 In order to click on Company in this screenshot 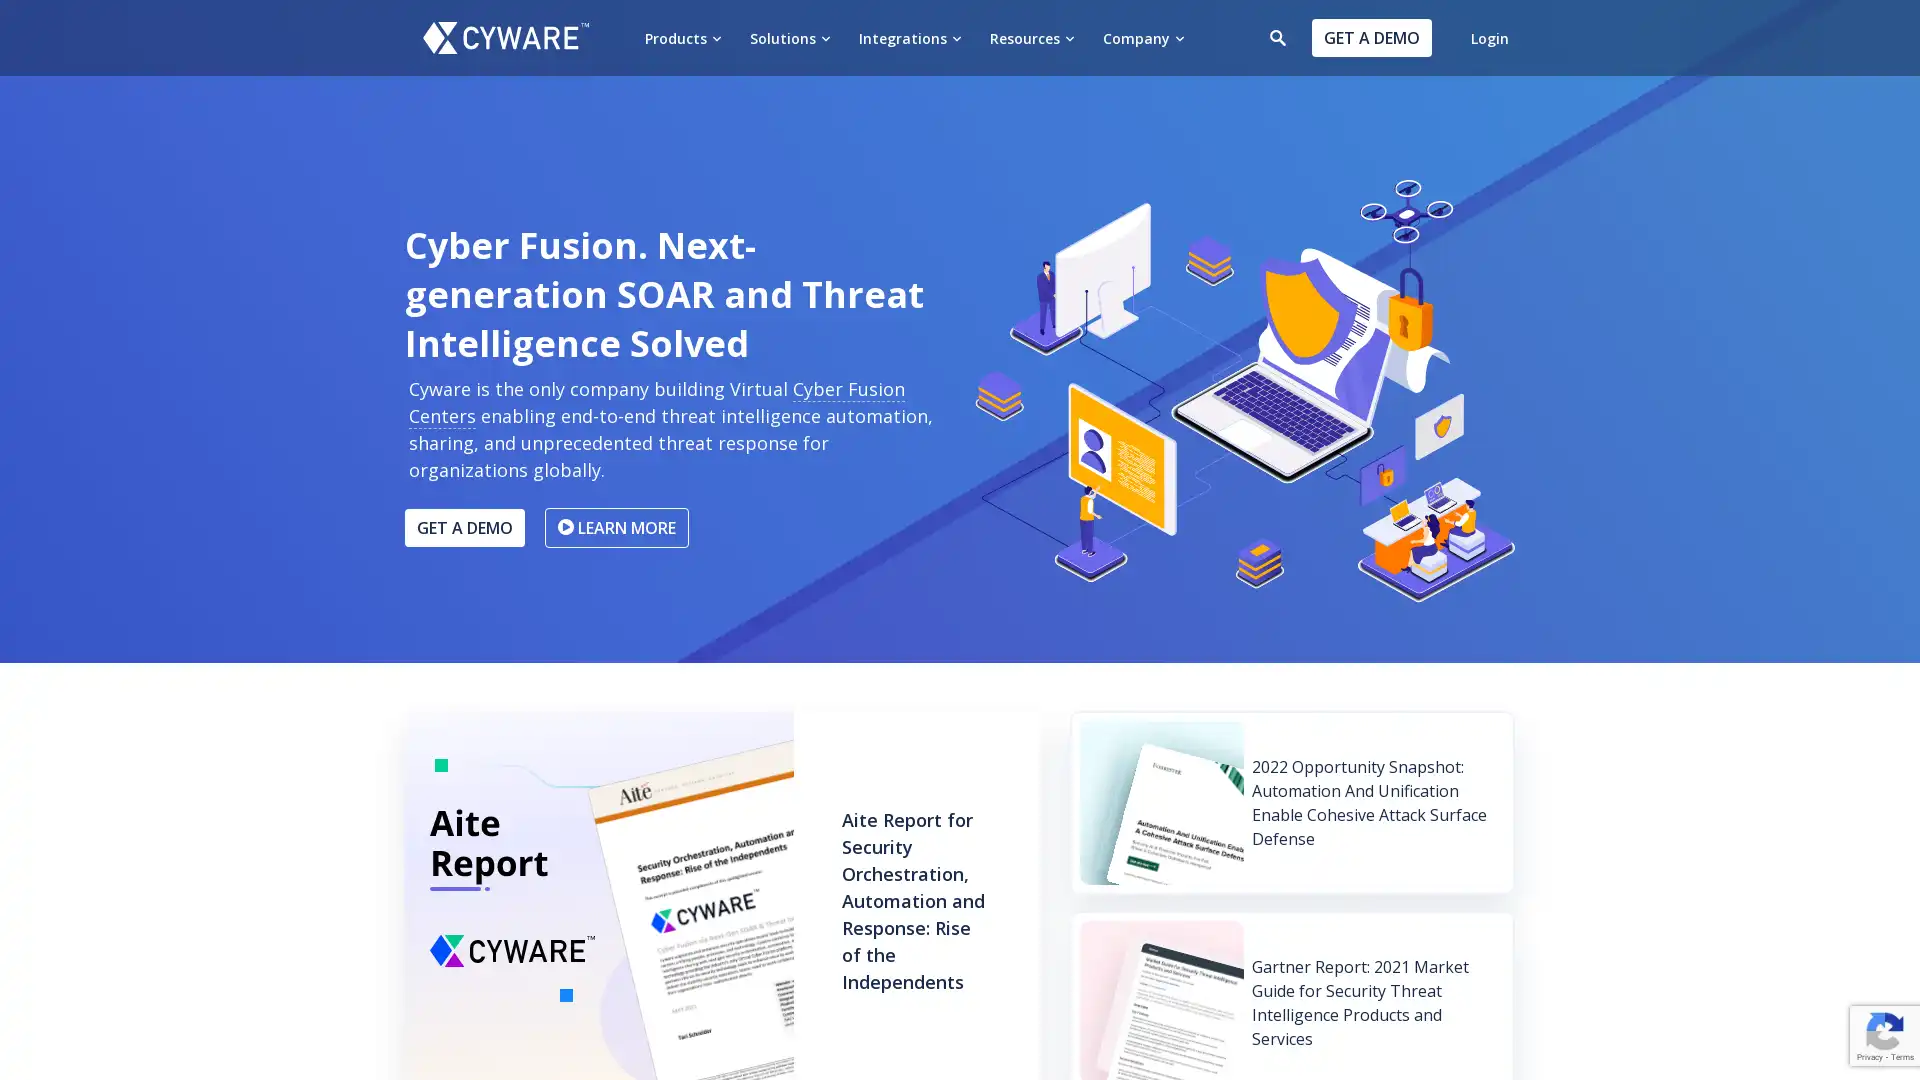, I will do `click(1143, 37)`.